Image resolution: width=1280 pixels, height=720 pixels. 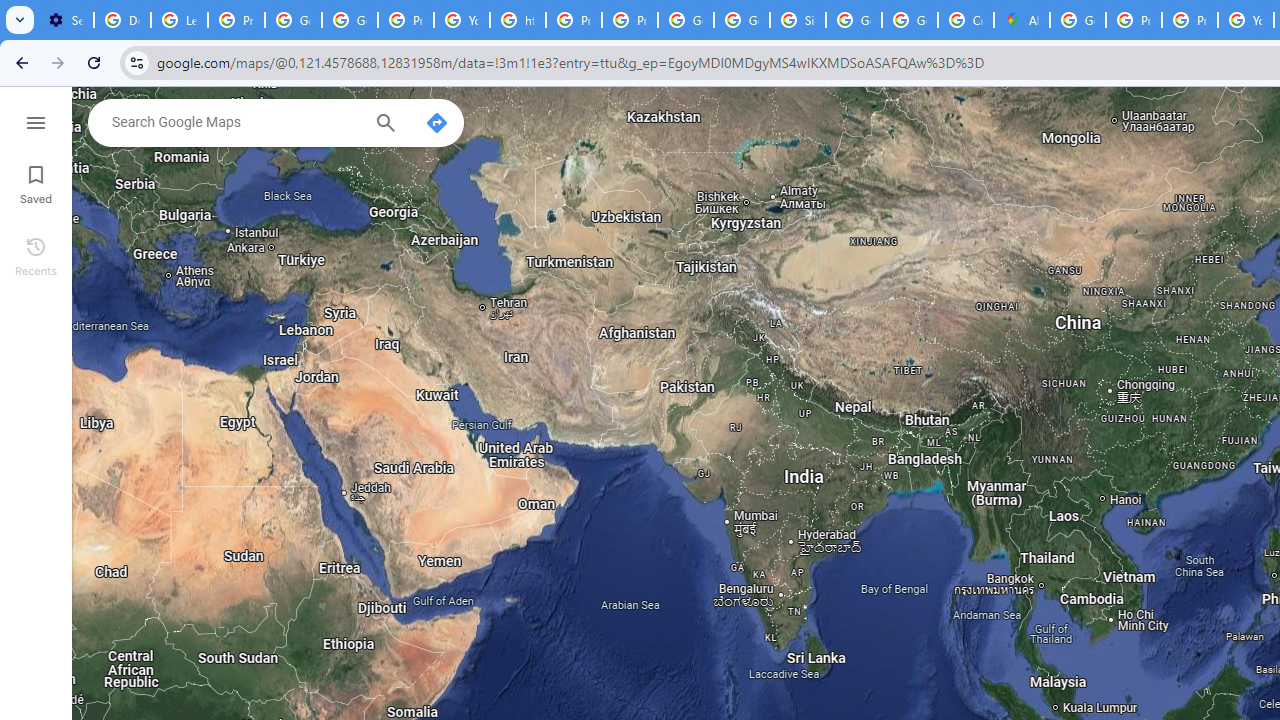 I want to click on 'Create your Google Account', so click(x=966, y=20).